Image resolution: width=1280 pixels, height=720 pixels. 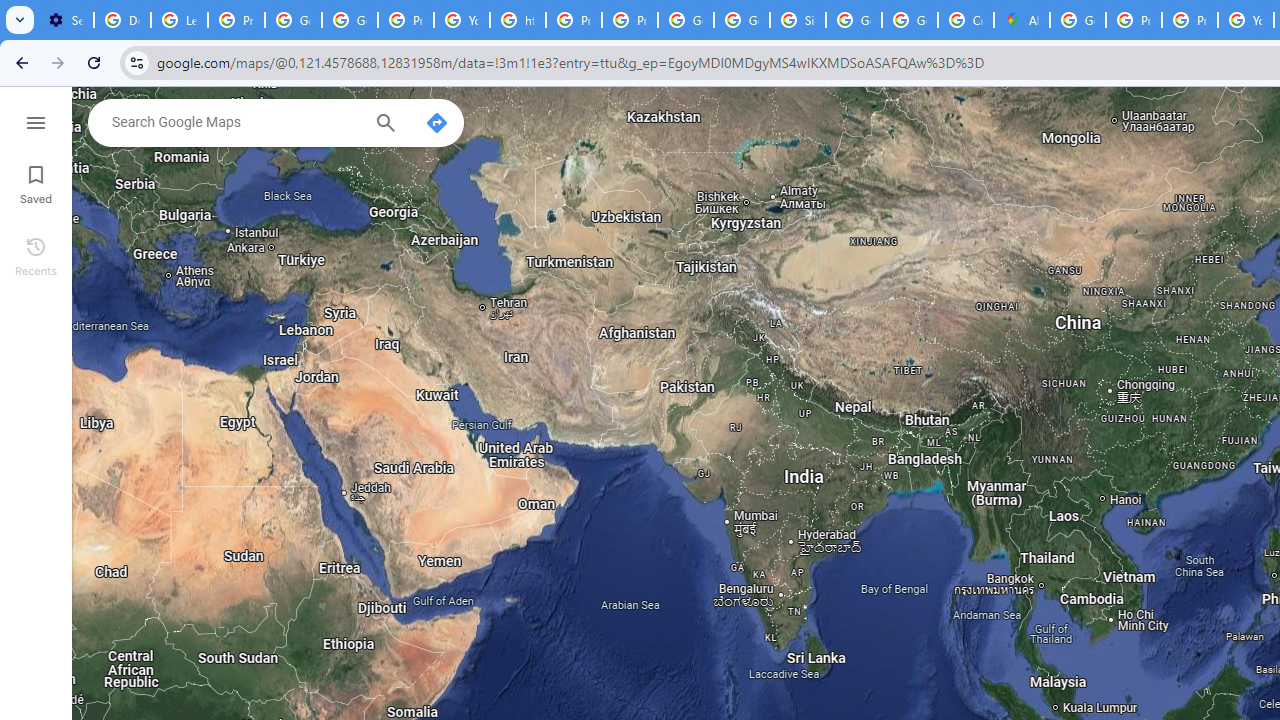 I want to click on 'Create your Google Account', so click(x=966, y=20).